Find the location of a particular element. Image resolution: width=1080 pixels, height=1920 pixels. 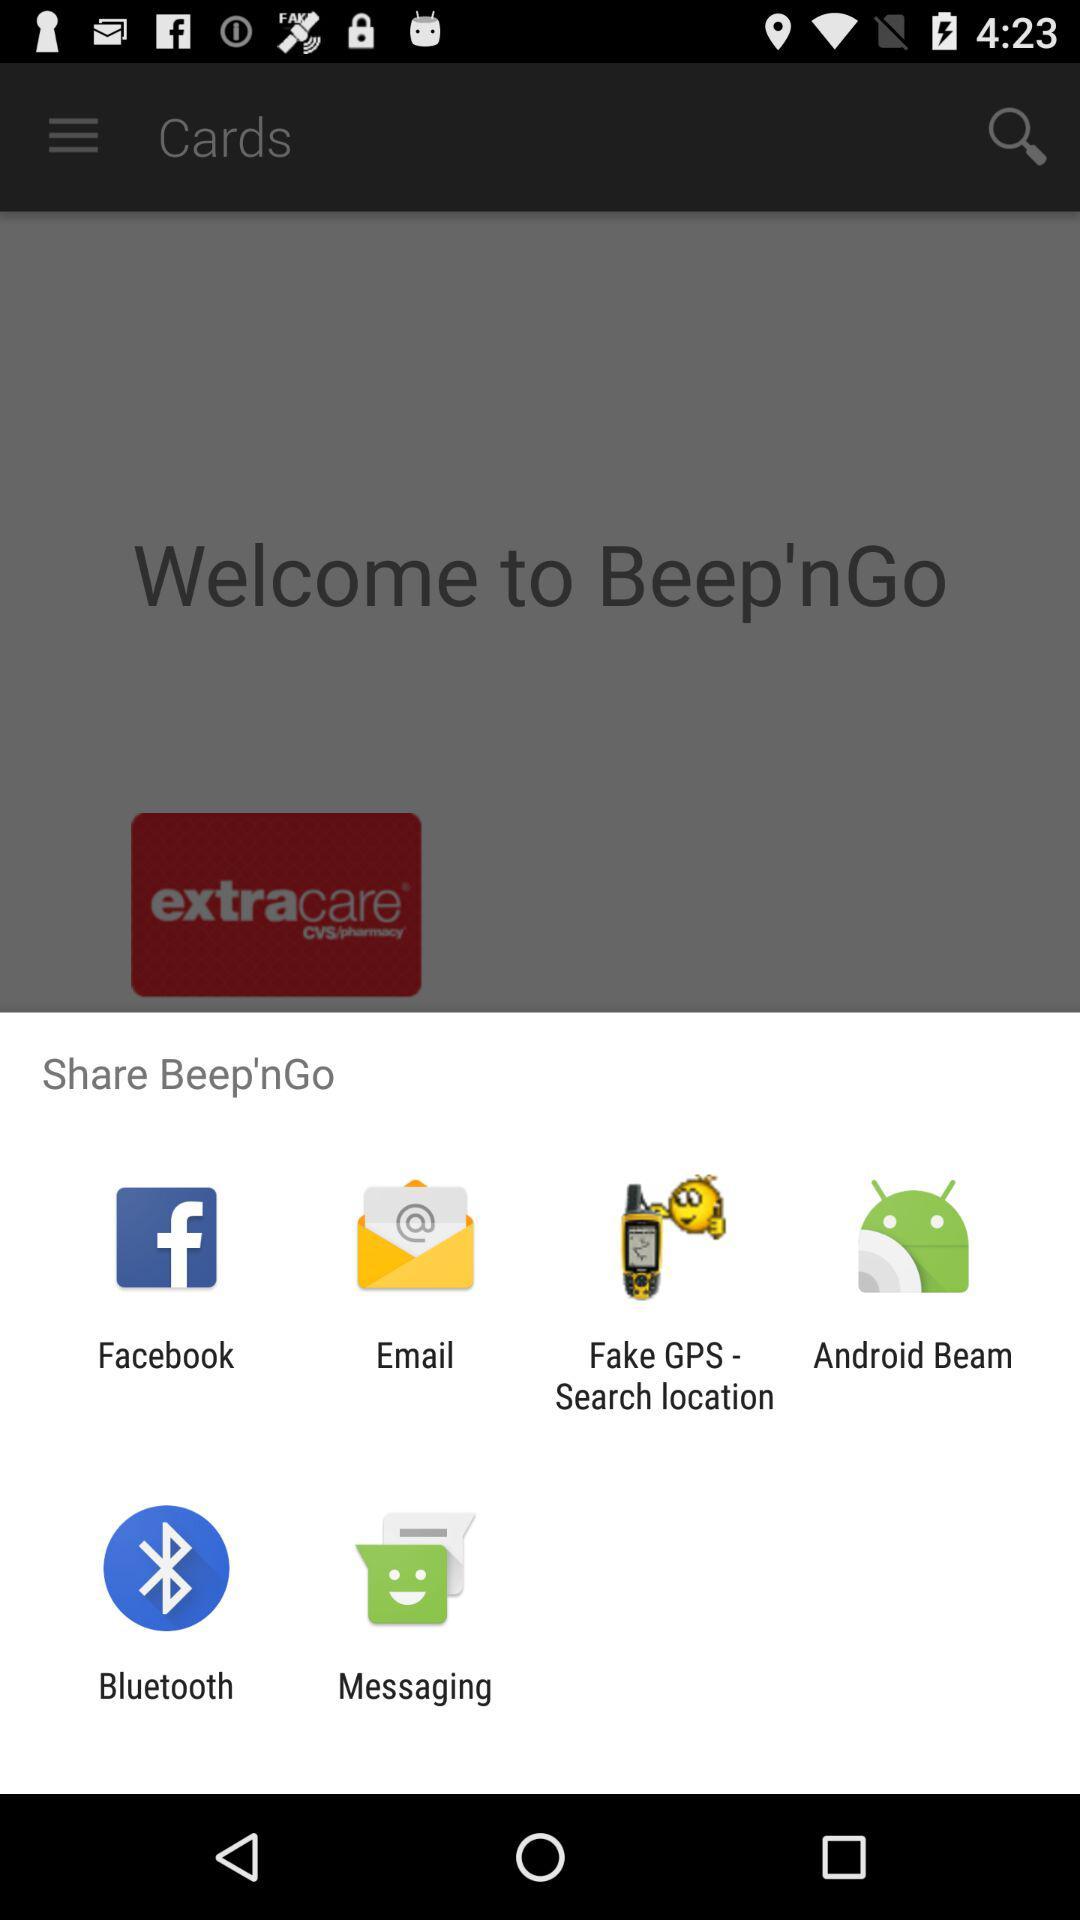

icon to the left of the email item is located at coordinates (165, 1374).